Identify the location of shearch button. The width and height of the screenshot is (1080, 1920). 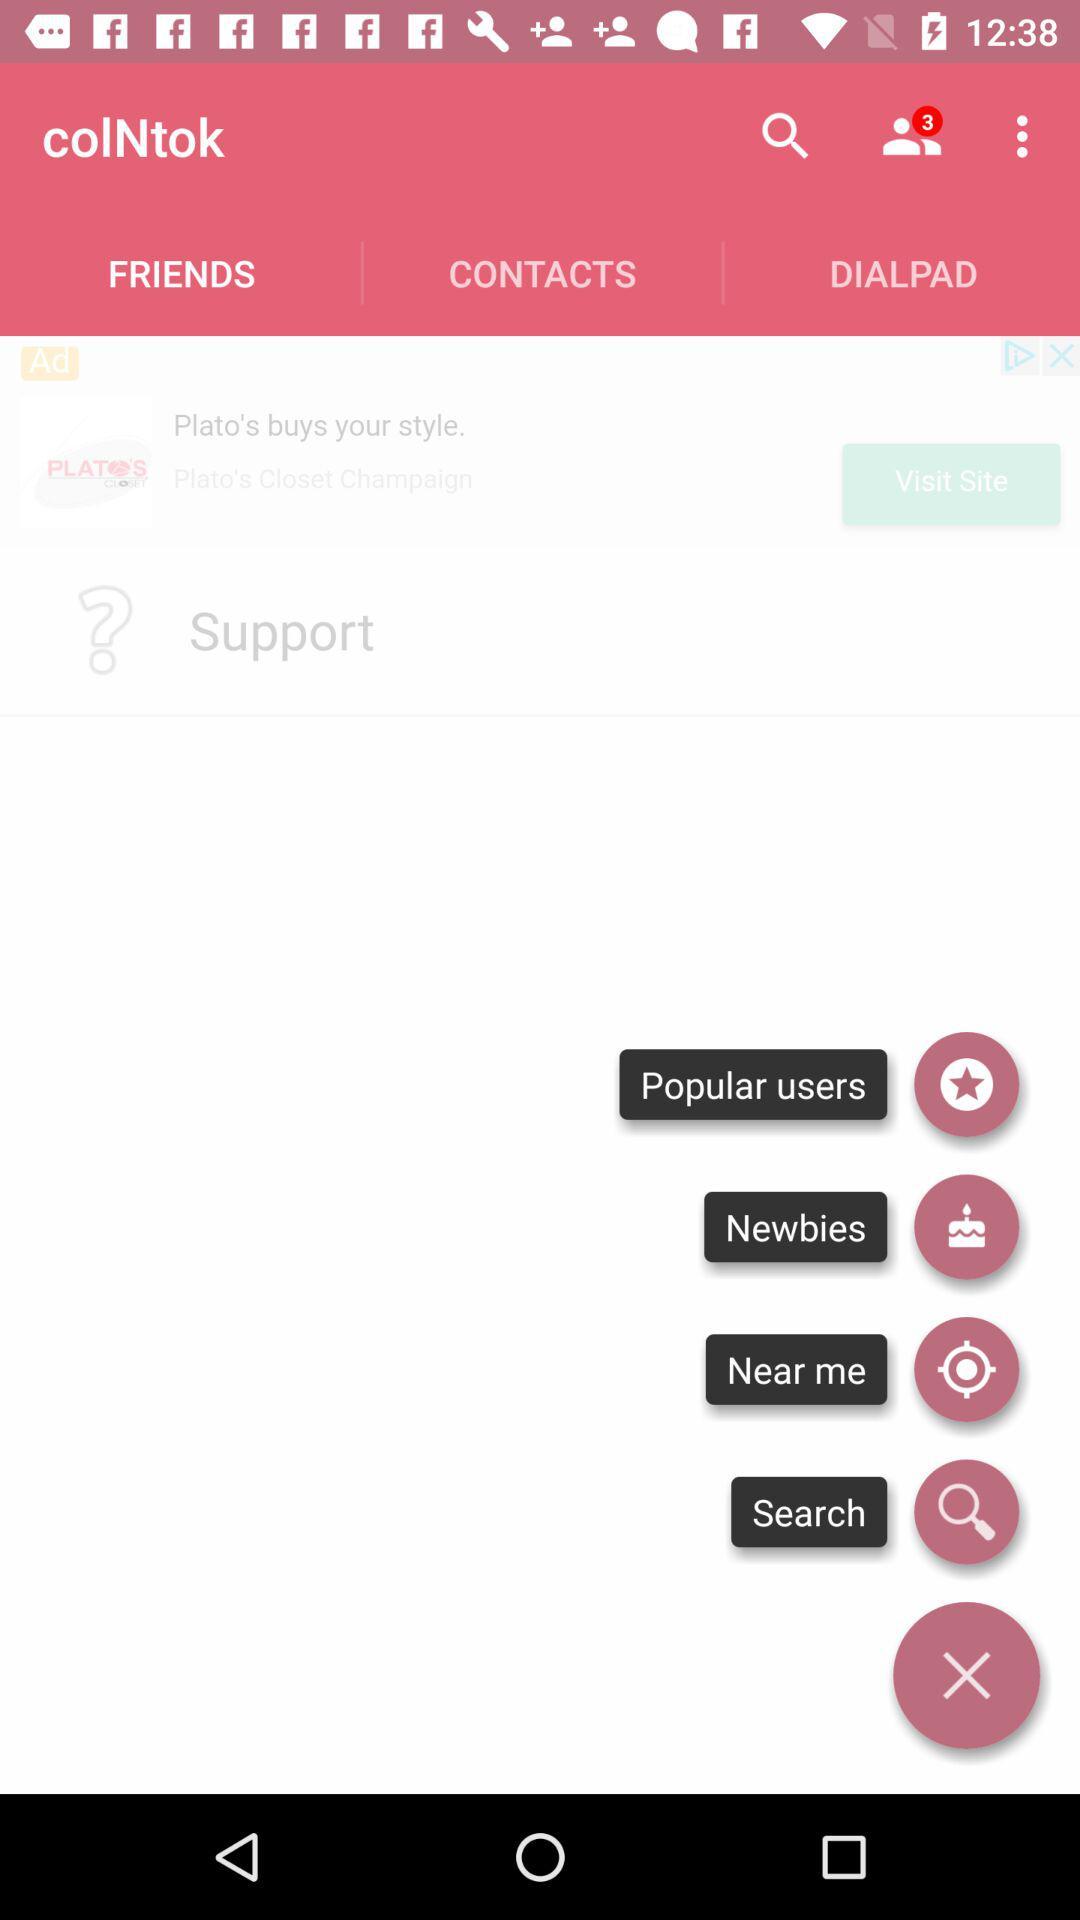
(965, 1512).